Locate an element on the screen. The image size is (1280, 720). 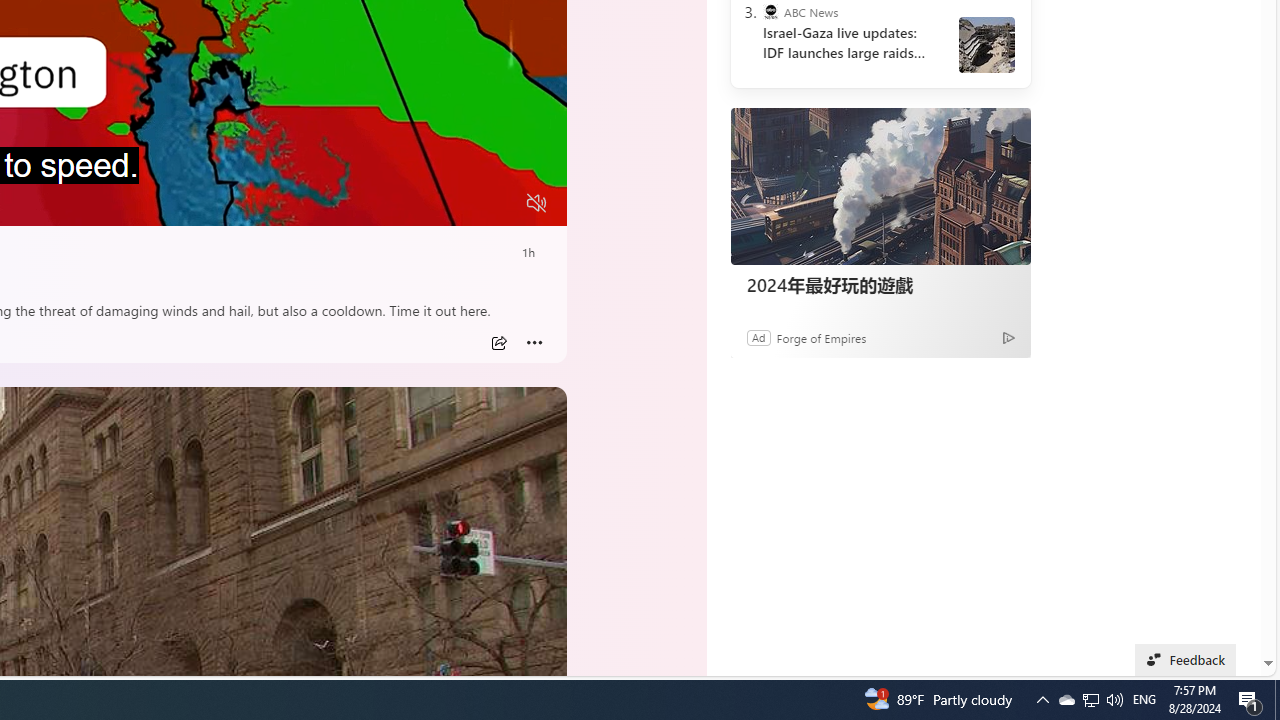
'More' is located at coordinates (534, 342).